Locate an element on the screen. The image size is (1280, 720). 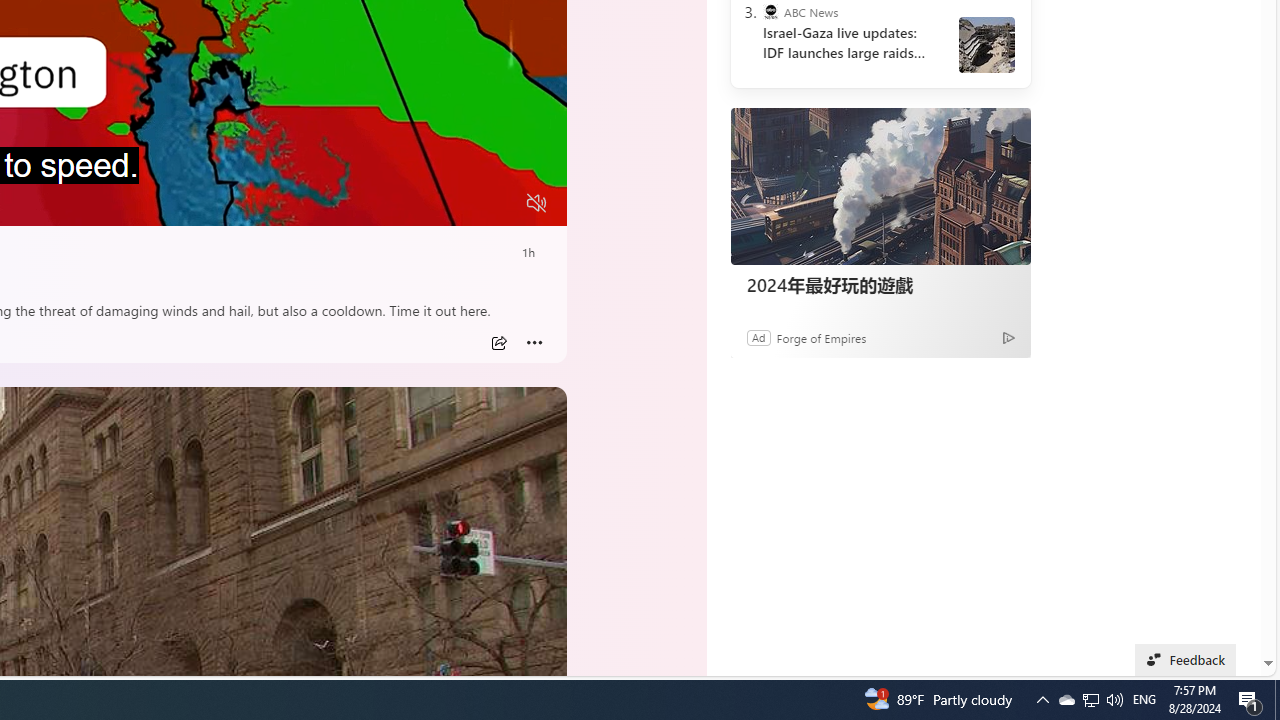
'More' is located at coordinates (534, 342).